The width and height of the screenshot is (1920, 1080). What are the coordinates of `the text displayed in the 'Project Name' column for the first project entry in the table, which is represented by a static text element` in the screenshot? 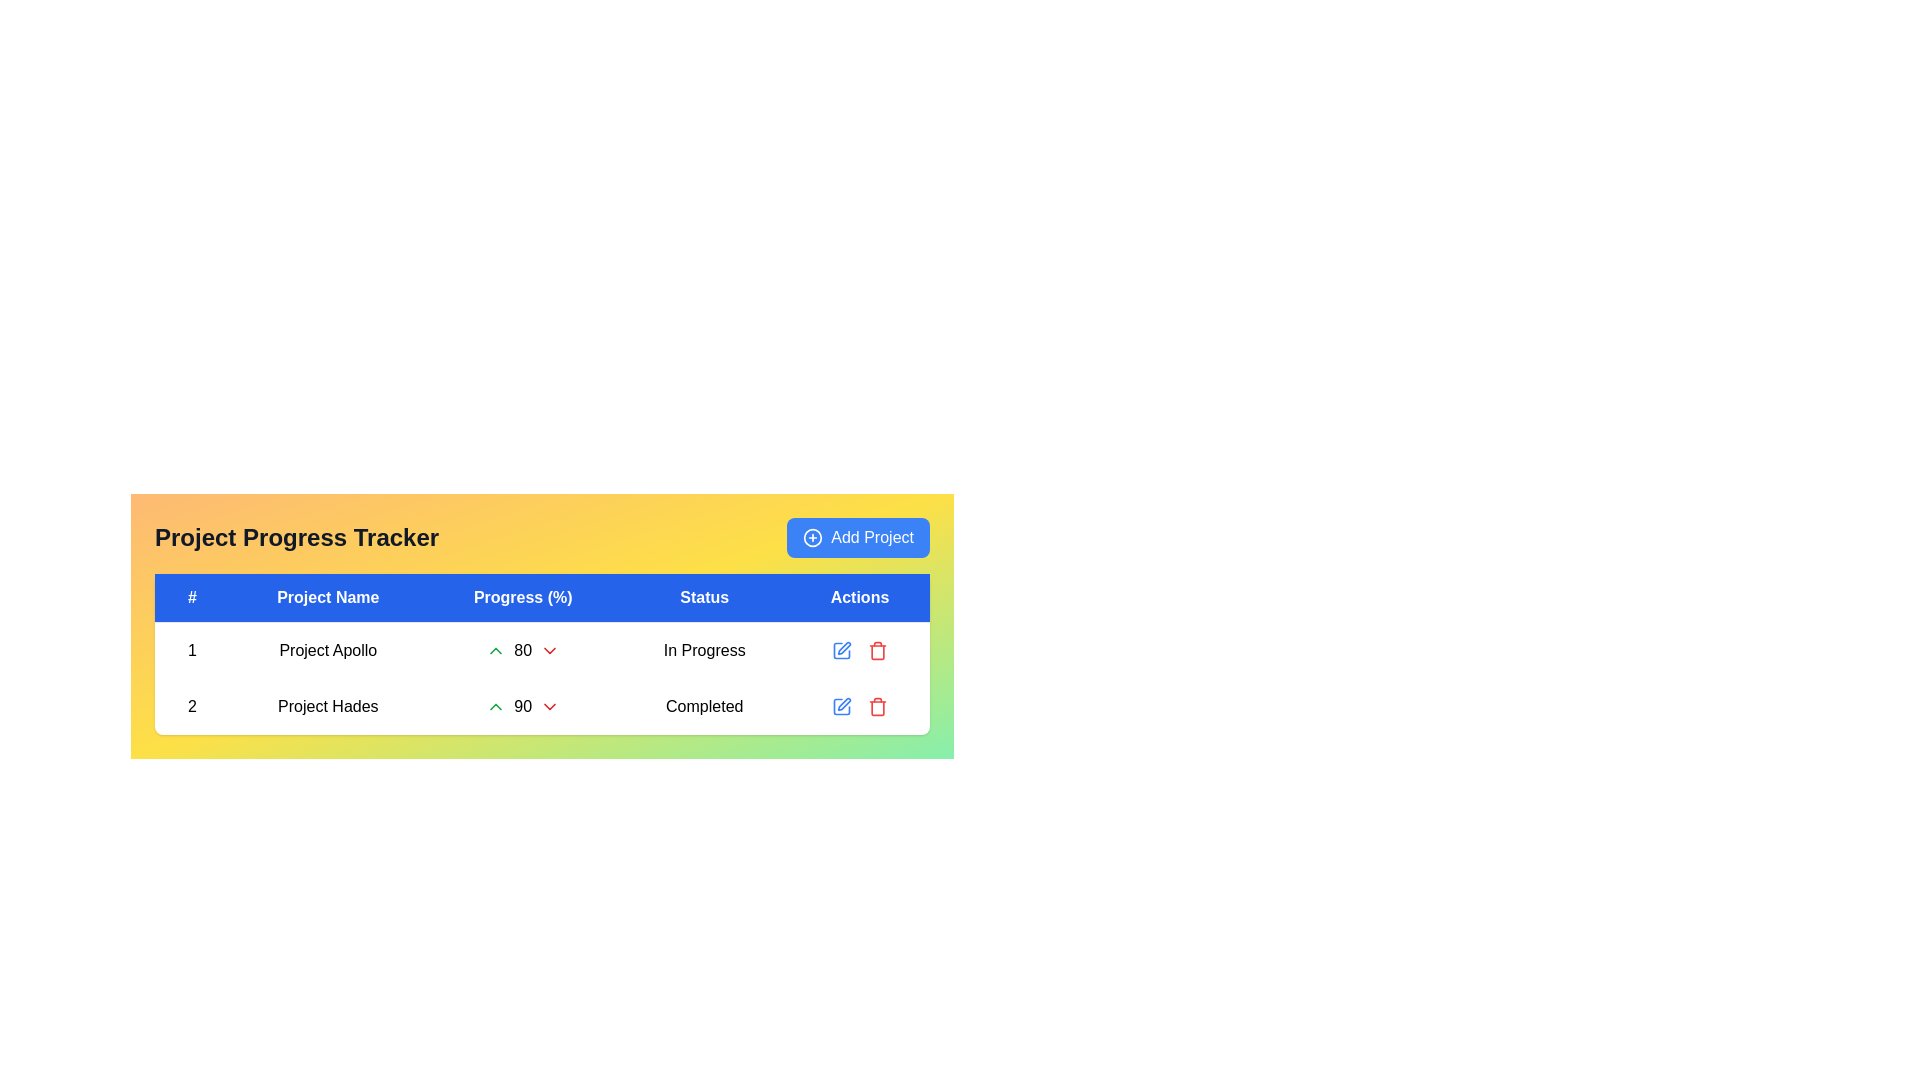 It's located at (328, 650).